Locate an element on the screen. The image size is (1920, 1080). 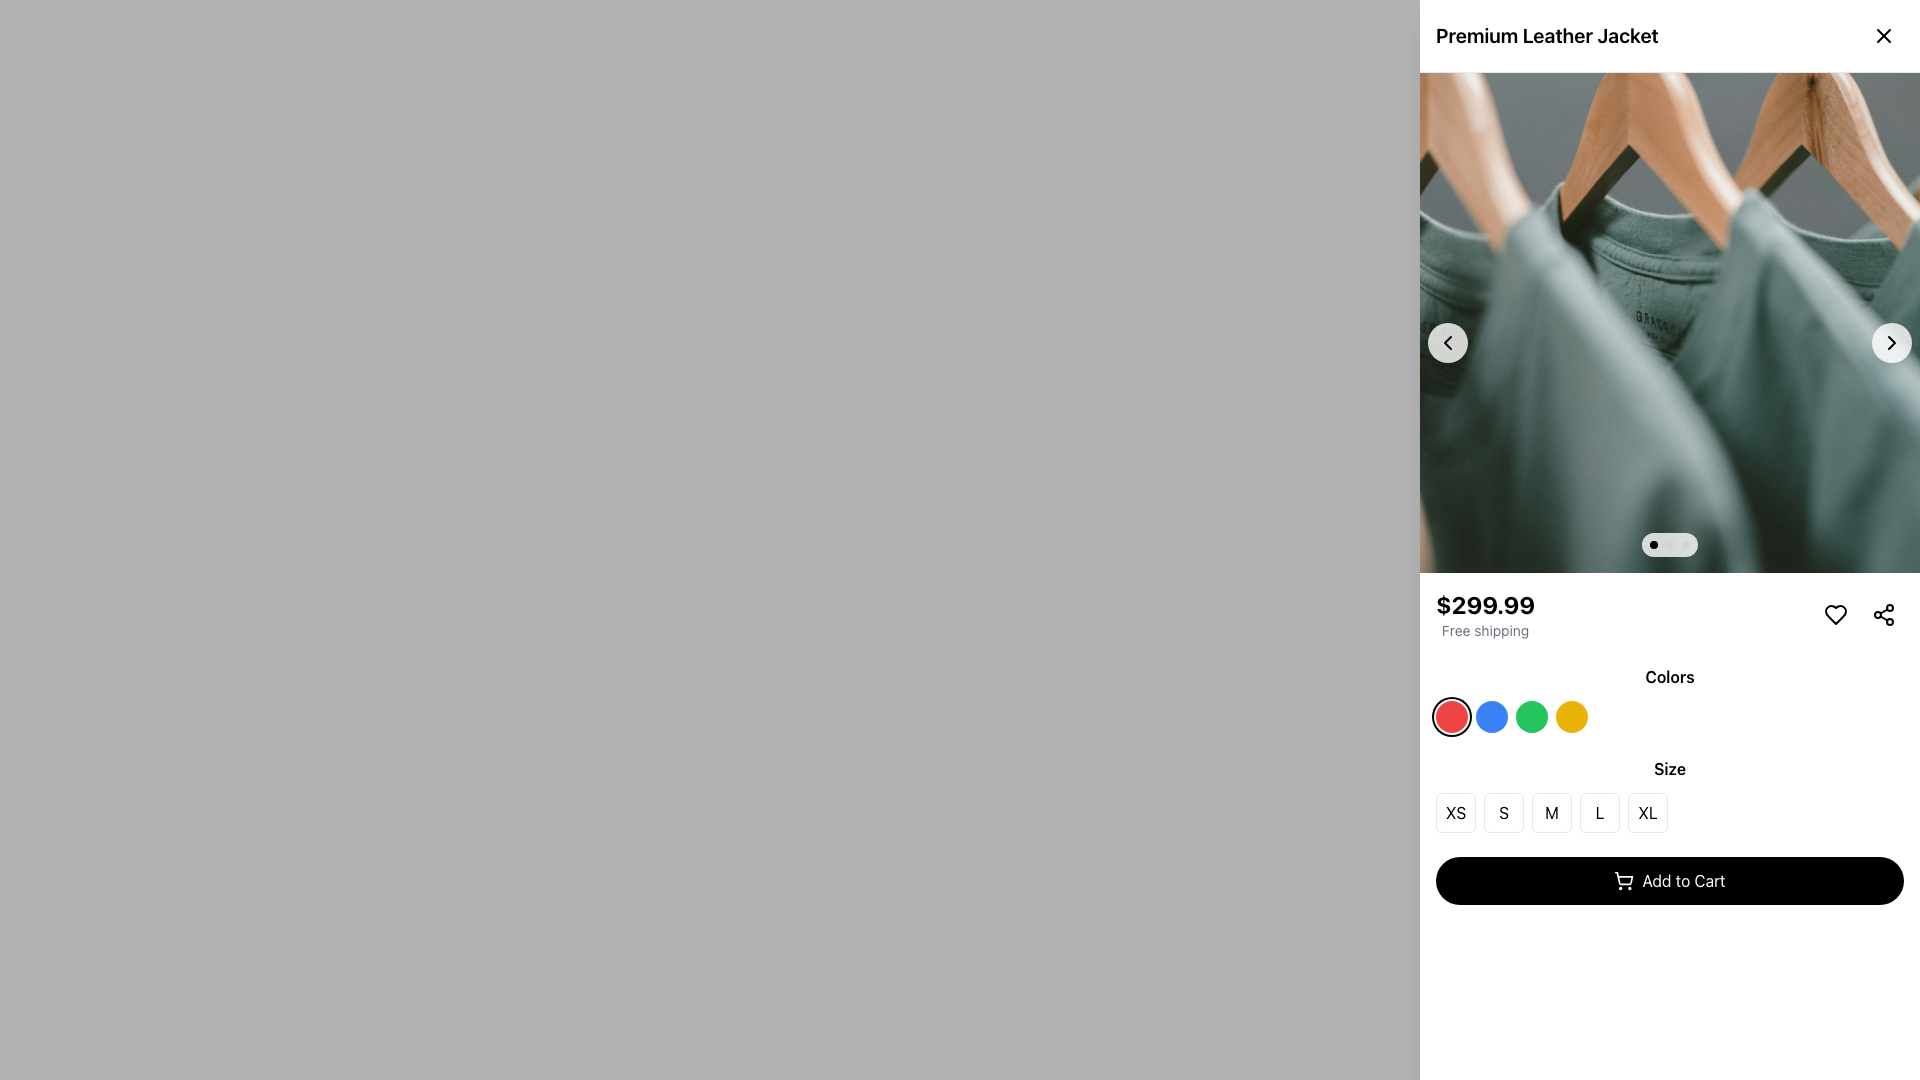
the monochrome shopping cart SVG icon located to the left of the 'Add to Cart' button, which is centered at the bottom of the product information section is located at coordinates (1624, 879).